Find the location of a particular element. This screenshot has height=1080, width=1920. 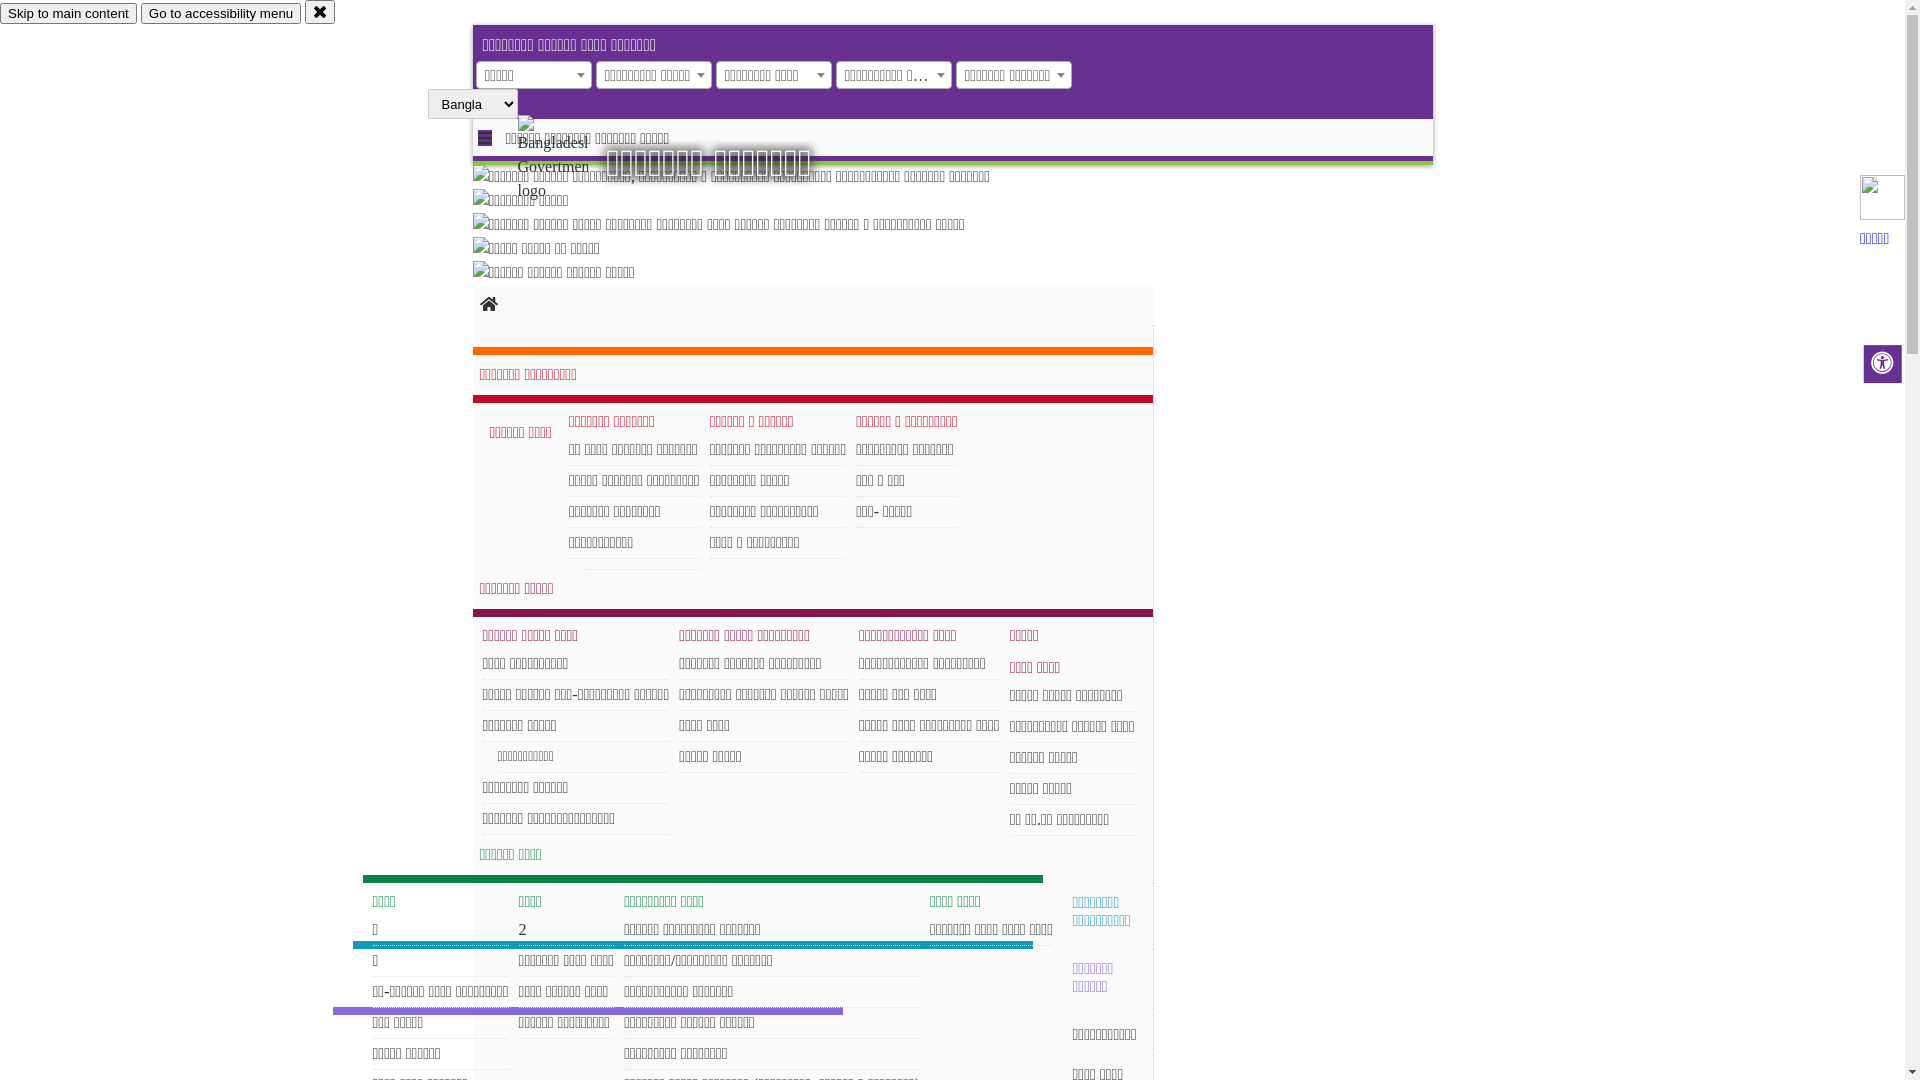

'2' is located at coordinates (565, 930).